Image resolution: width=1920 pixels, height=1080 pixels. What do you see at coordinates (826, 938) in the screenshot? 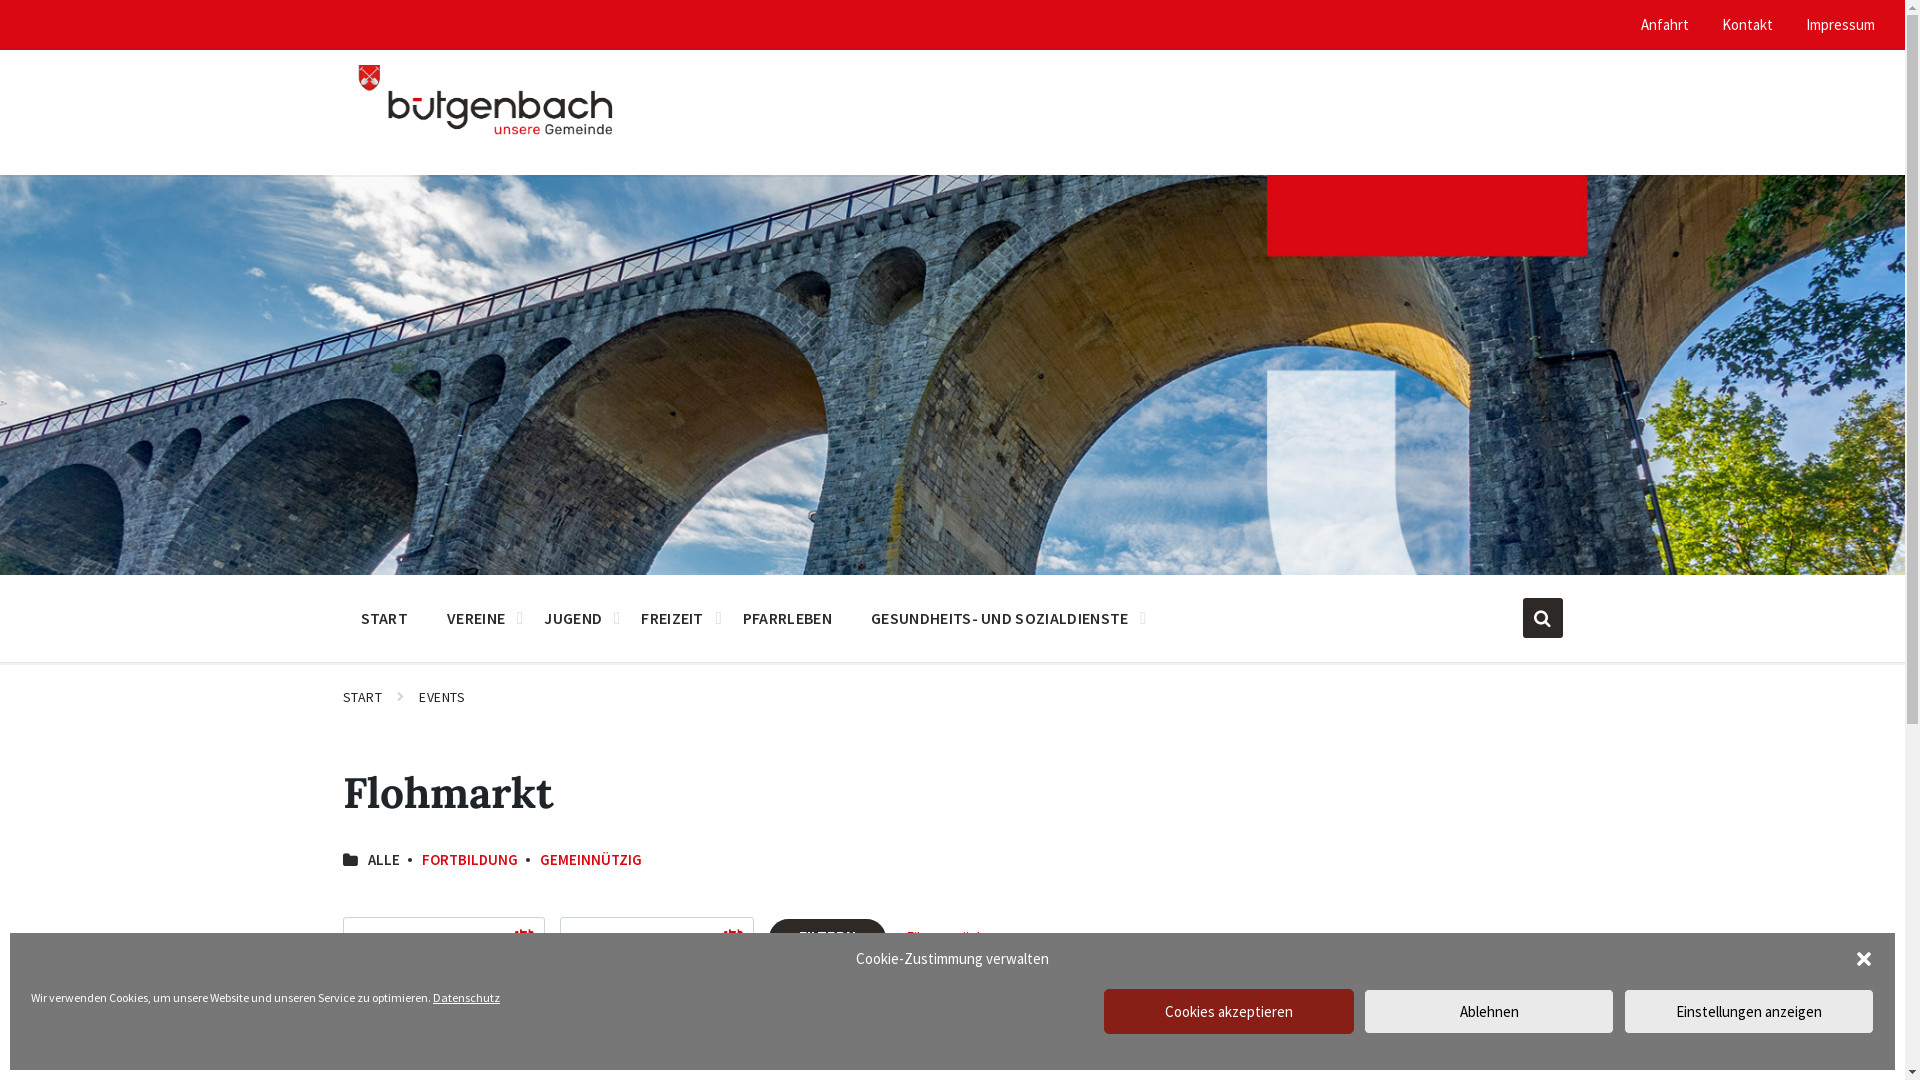
I see `'FILTERN'` at bounding box center [826, 938].